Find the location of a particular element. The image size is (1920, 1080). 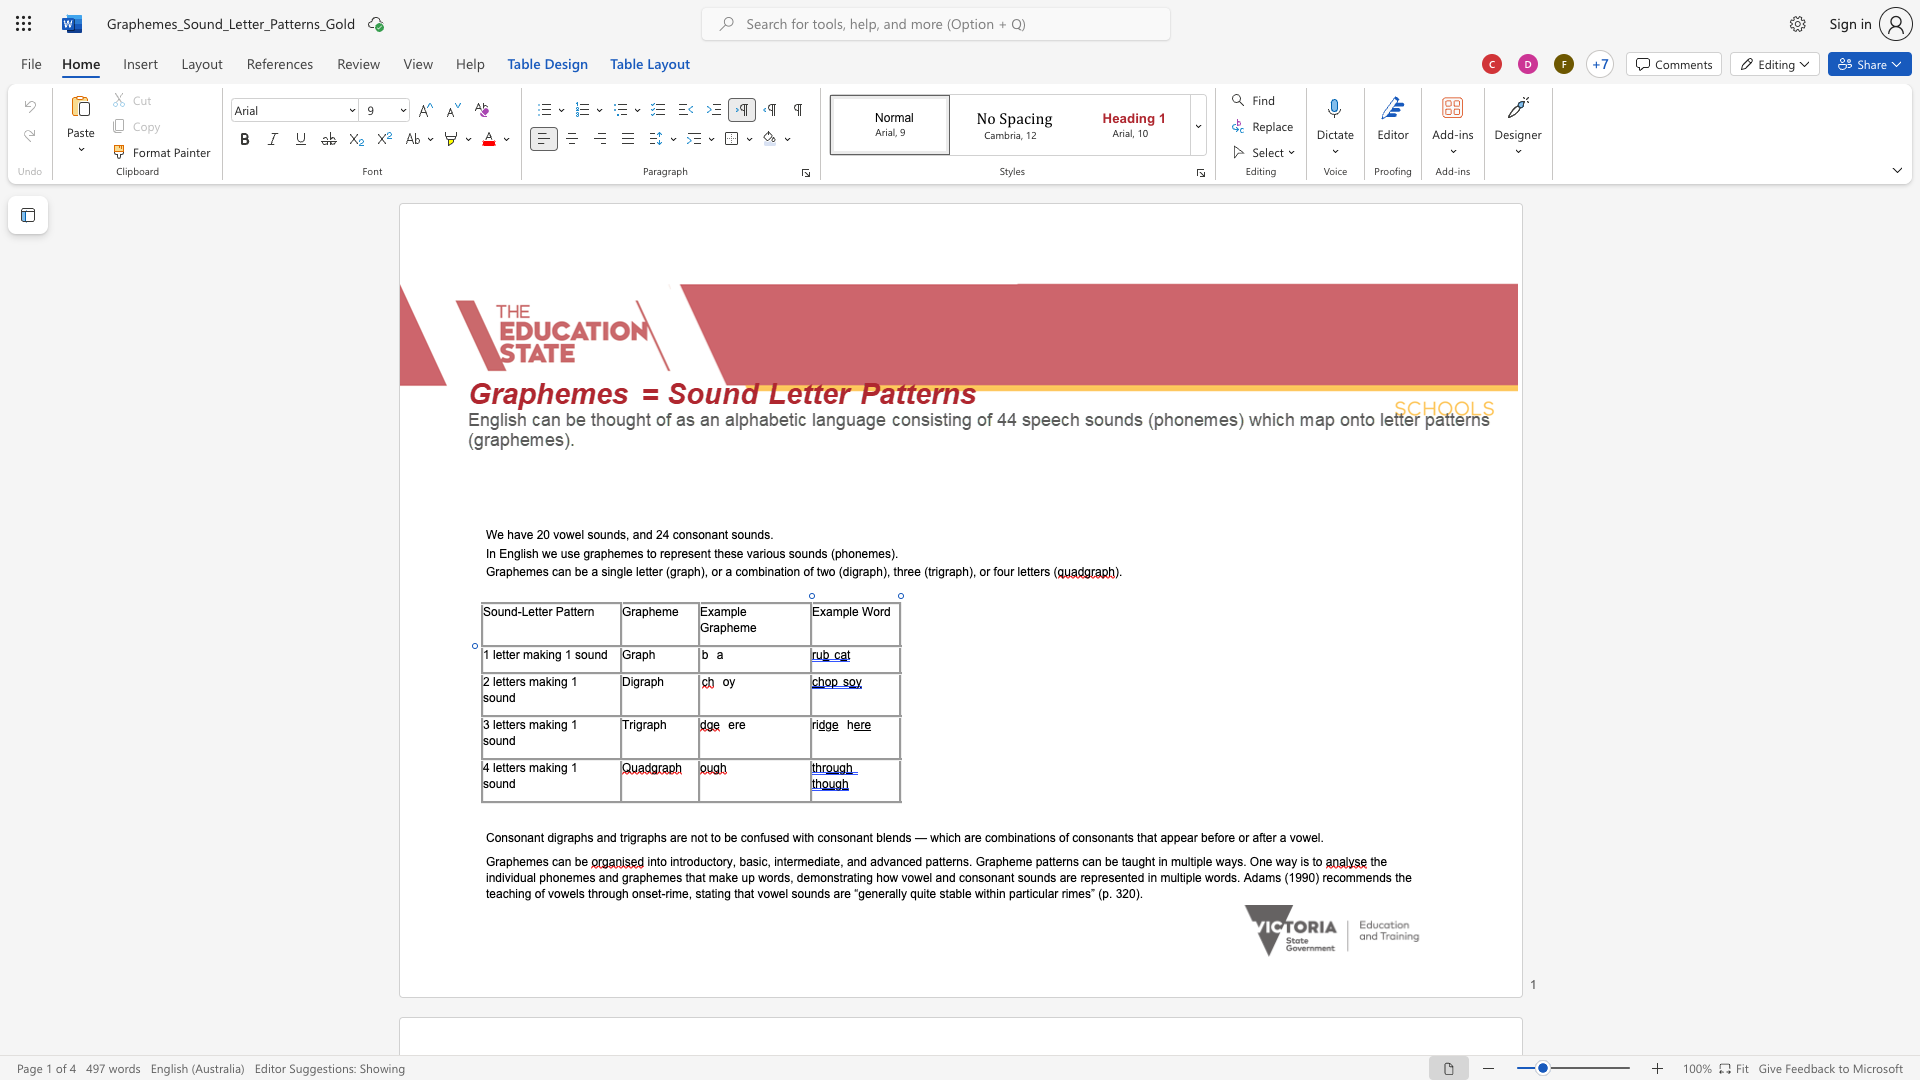

the space between the continuous character "a" and "k" in the text is located at coordinates (539, 654).